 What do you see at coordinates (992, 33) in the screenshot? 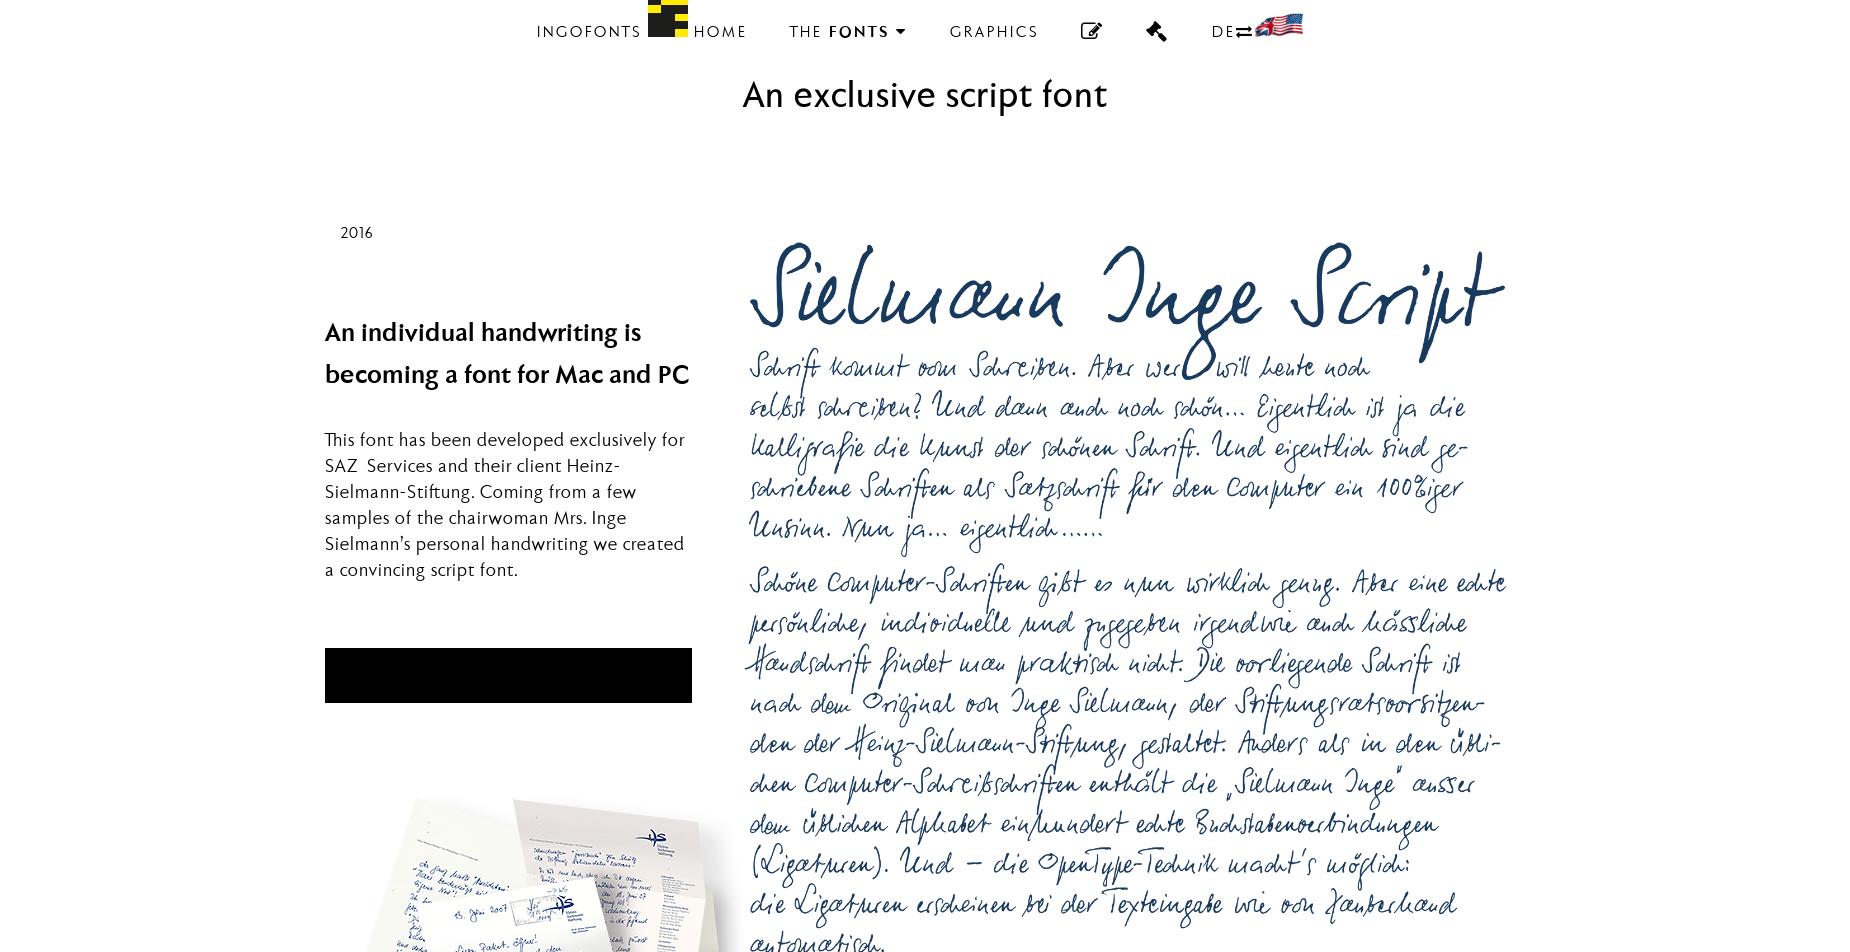
I see `'Graphics'` at bounding box center [992, 33].